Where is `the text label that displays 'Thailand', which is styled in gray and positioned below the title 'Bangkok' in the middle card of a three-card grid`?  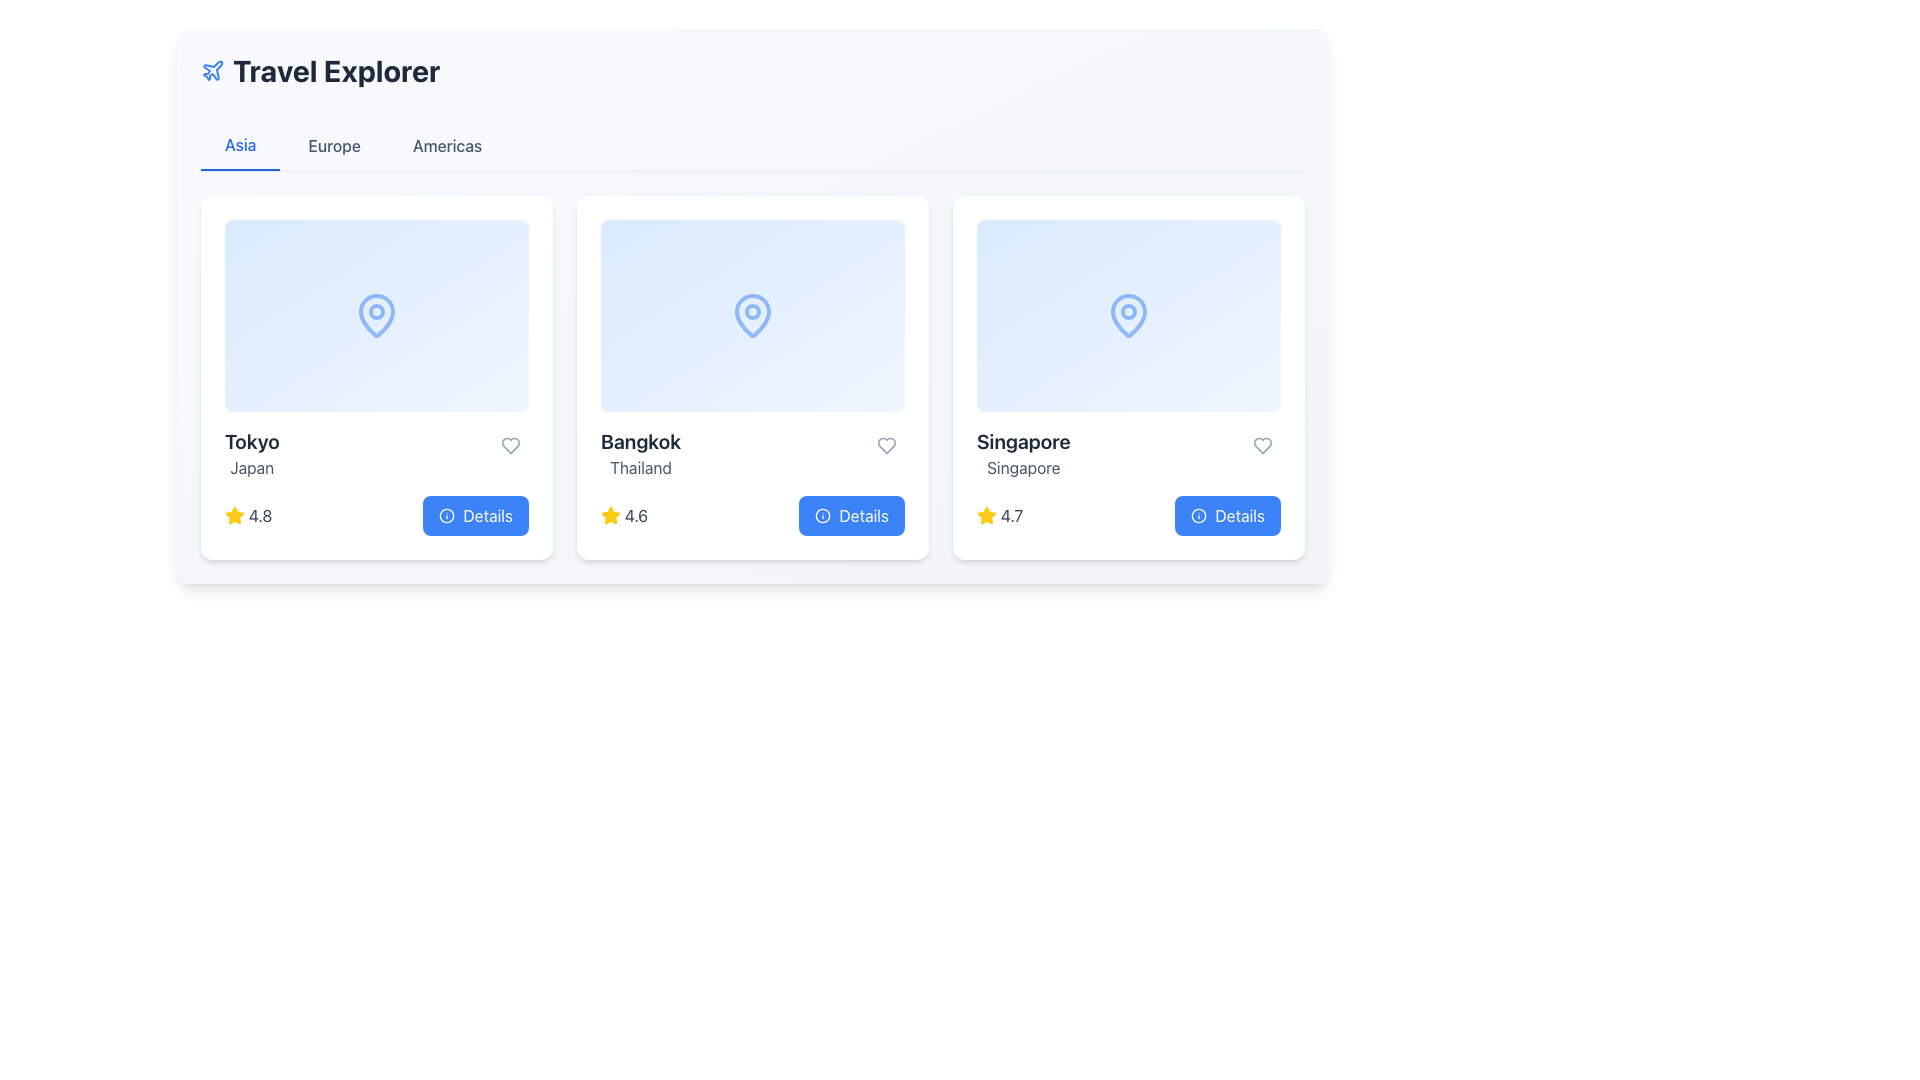
the text label that displays 'Thailand', which is styled in gray and positioned below the title 'Bangkok' in the middle card of a three-card grid is located at coordinates (641, 467).